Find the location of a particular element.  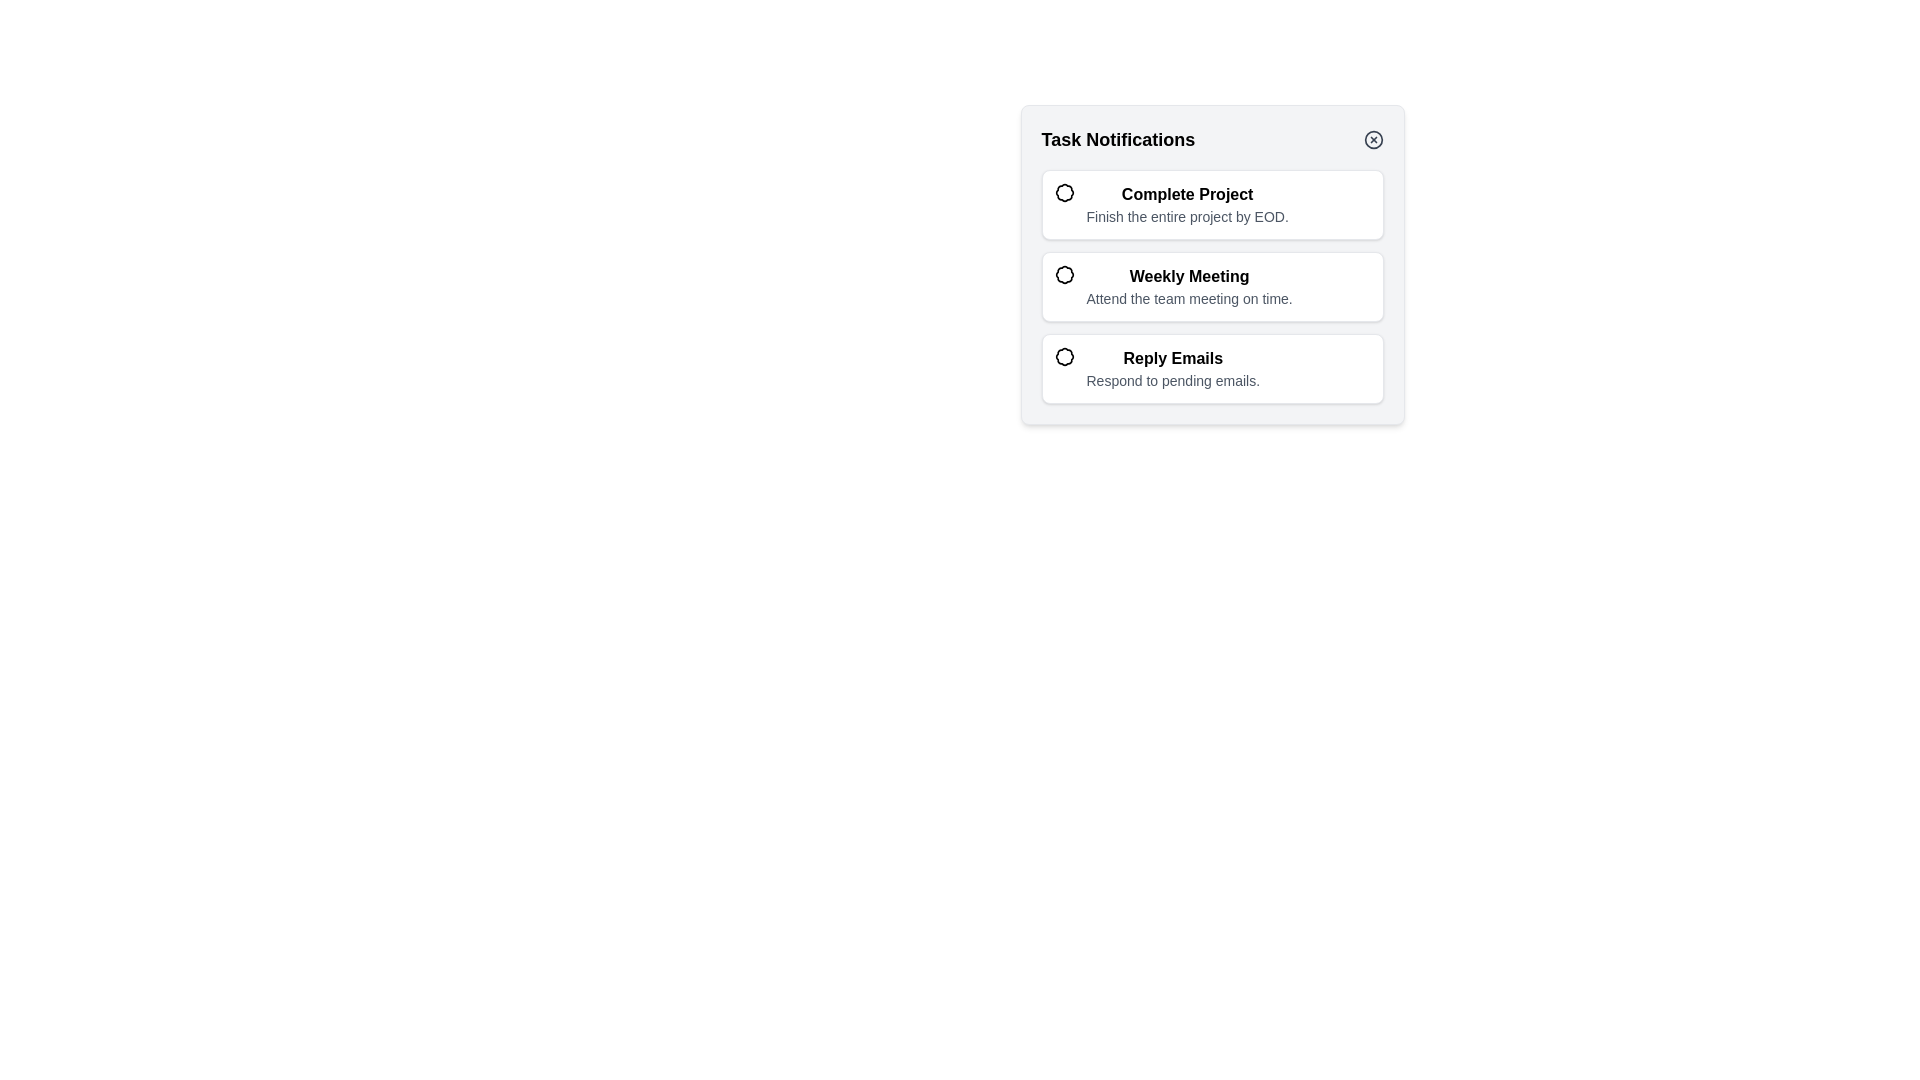

the small decorative icon resembling a badge or seal located to the left of the 'Complete Project' item in the task list is located at coordinates (1063, 192).